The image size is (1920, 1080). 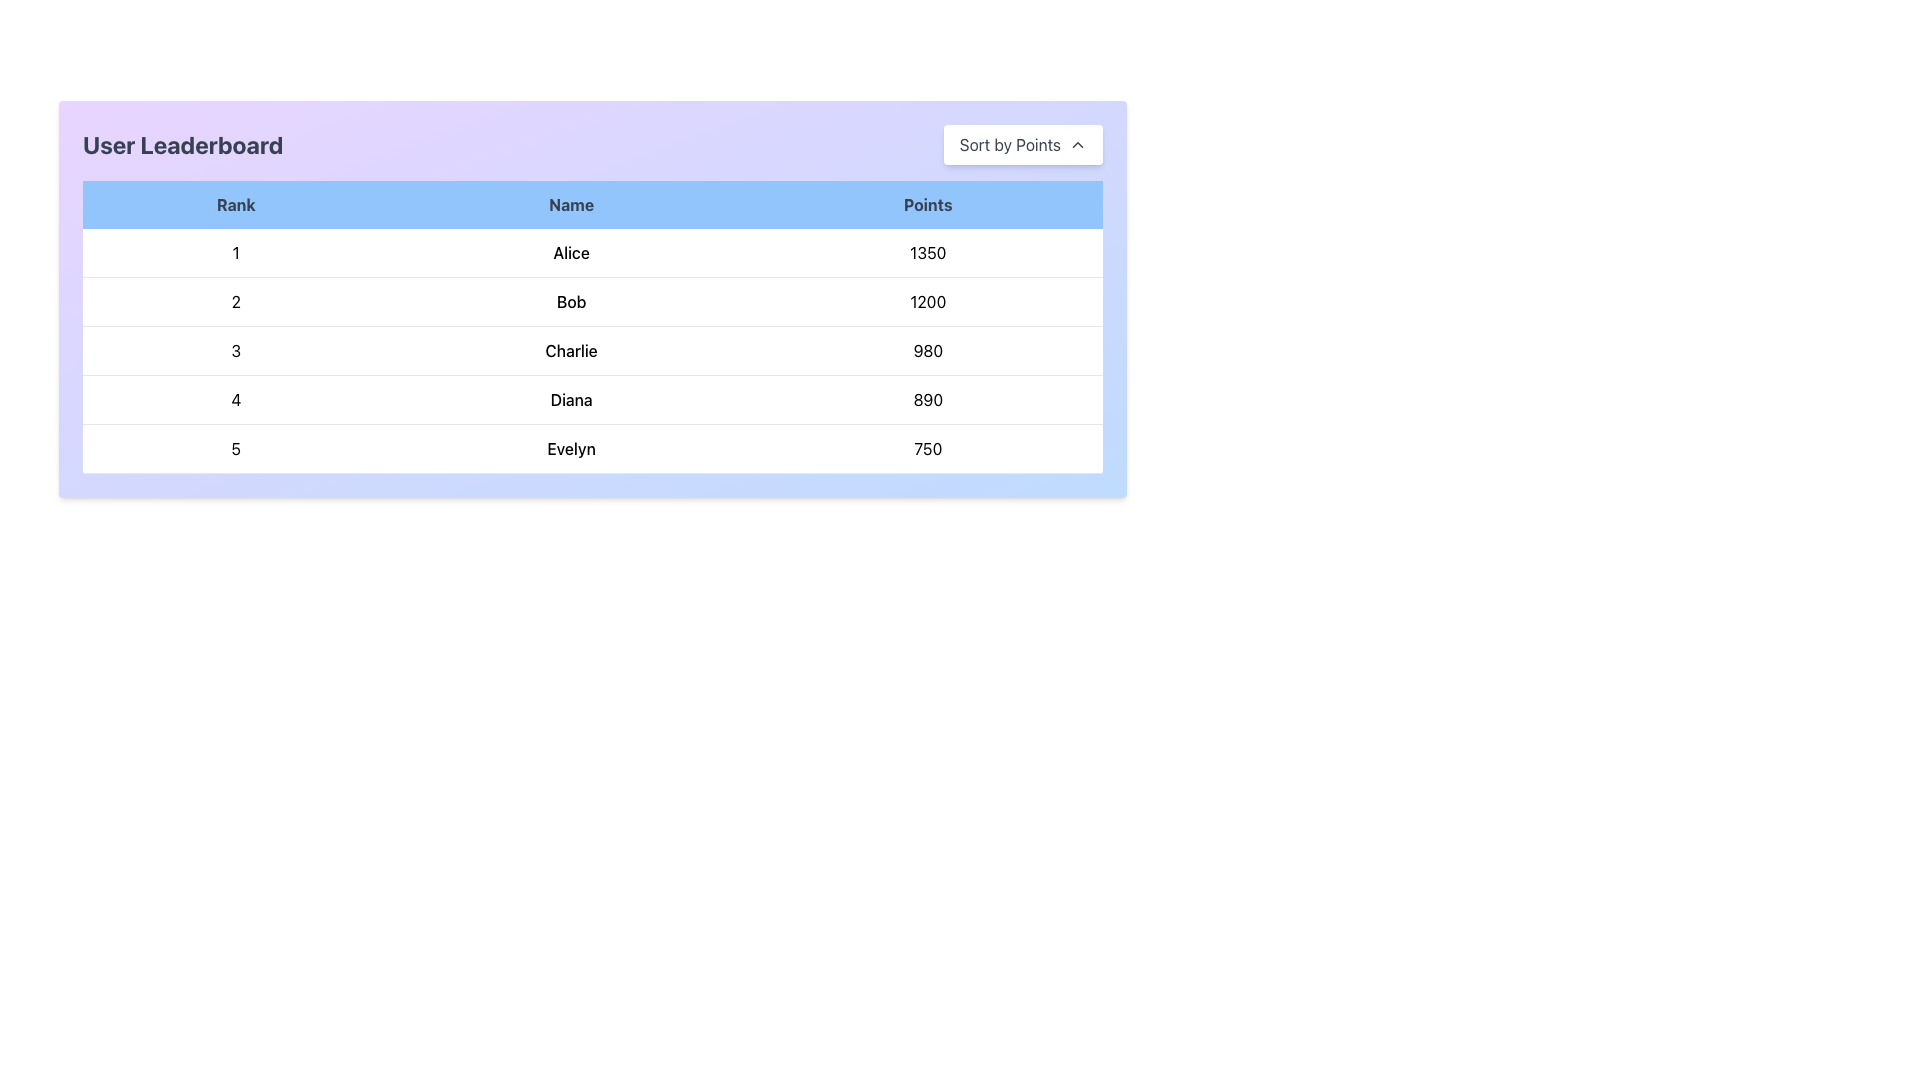 I want to click on the last table cell in the 'Points' column associated with user 'Evelyn', so click(x=927, y=447).